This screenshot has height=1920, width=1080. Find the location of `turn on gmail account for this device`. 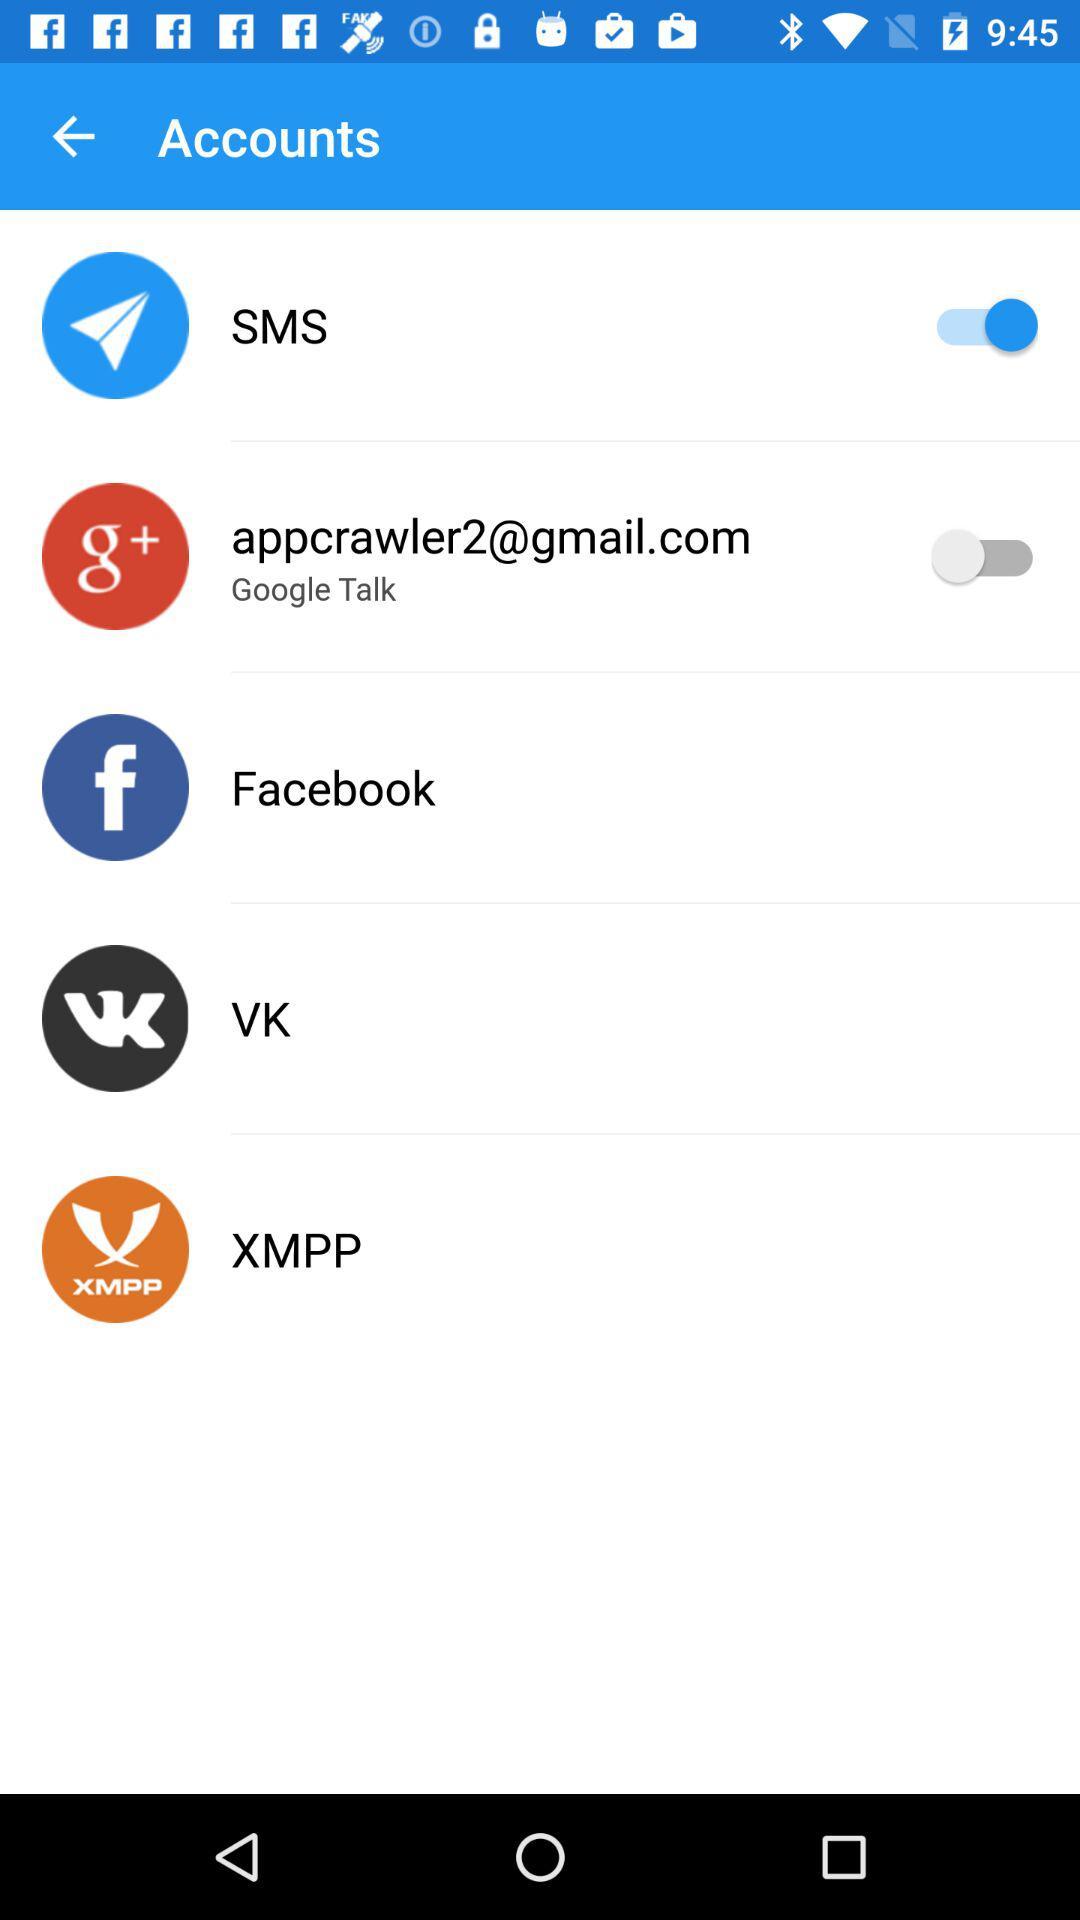

turn on gmail account for this device is located at coordinates (983, 556).